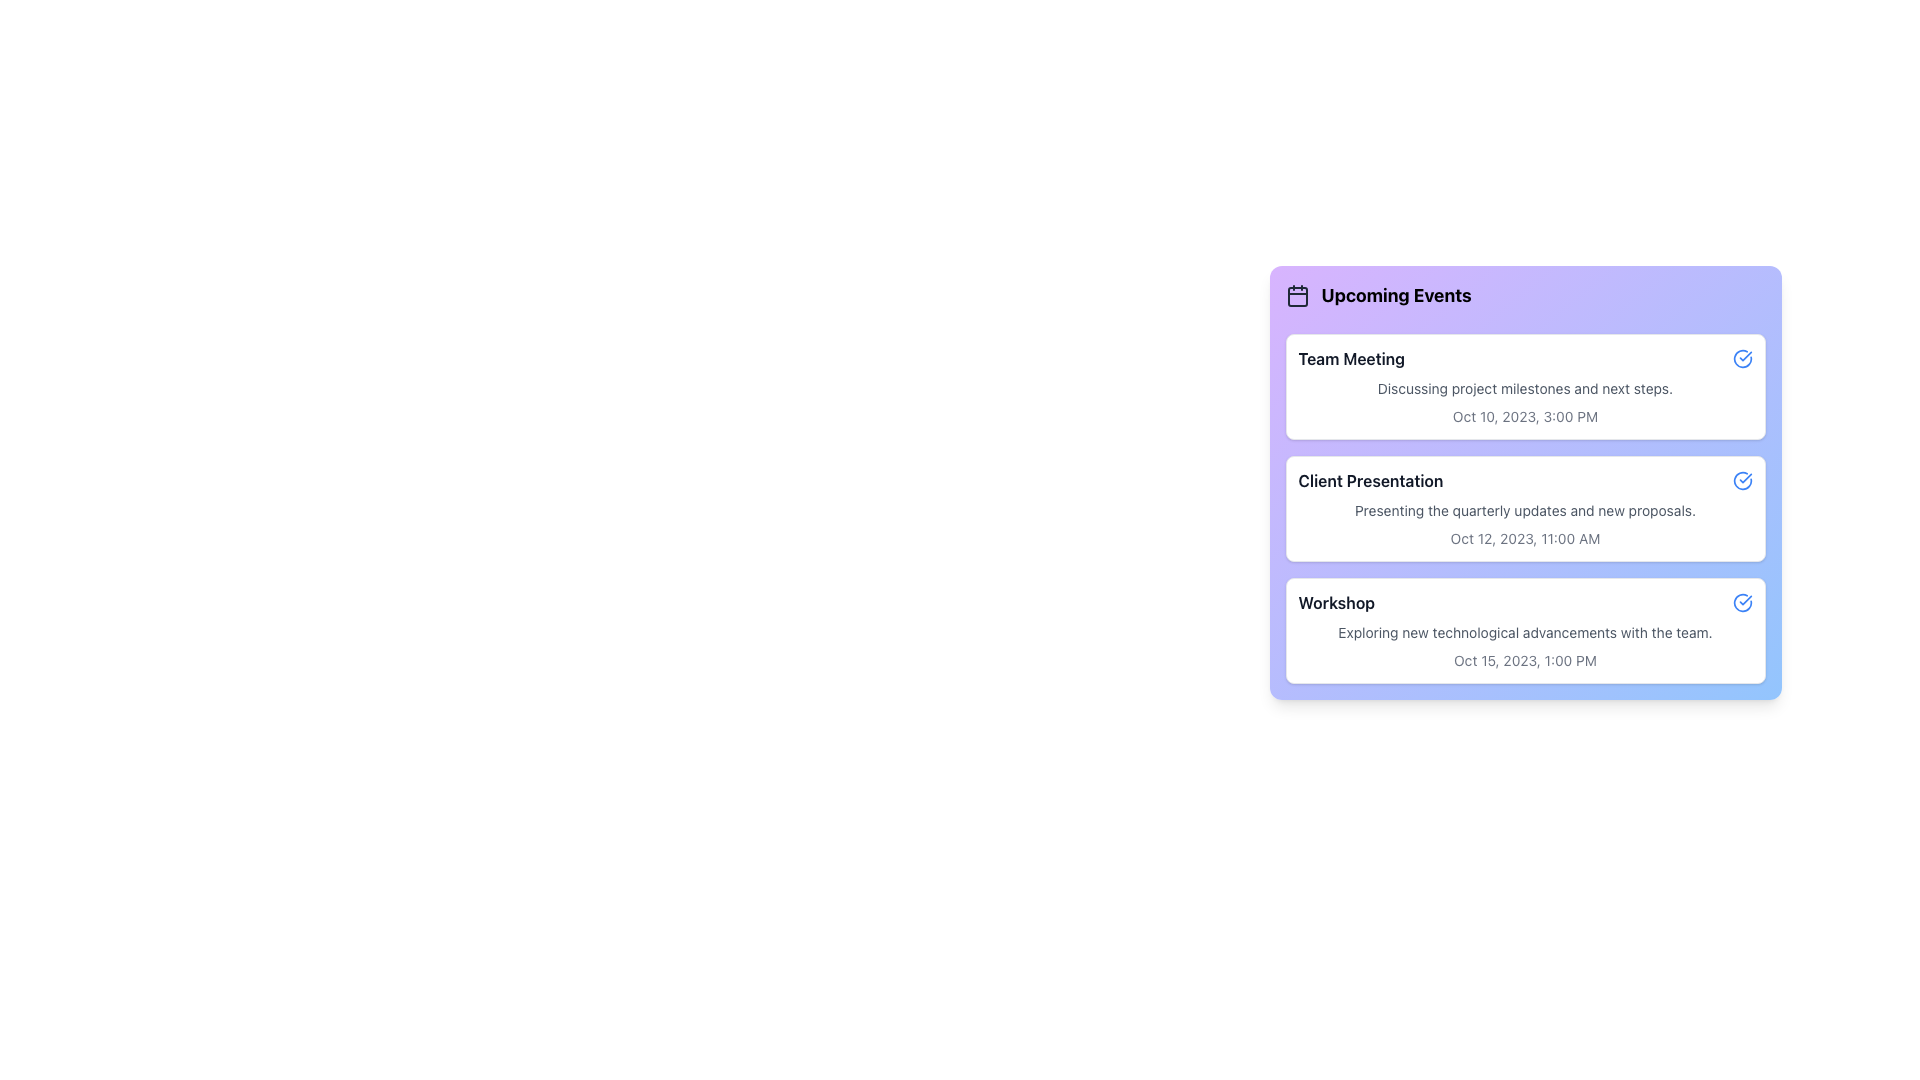 The height and width of the screenshot is (1080, 1920). I want to click on the informational text label indicating the time of the 'Team Meeting' event, which displays 'Oct 10, 2023, 3:00 PM', so click(1569, 415).